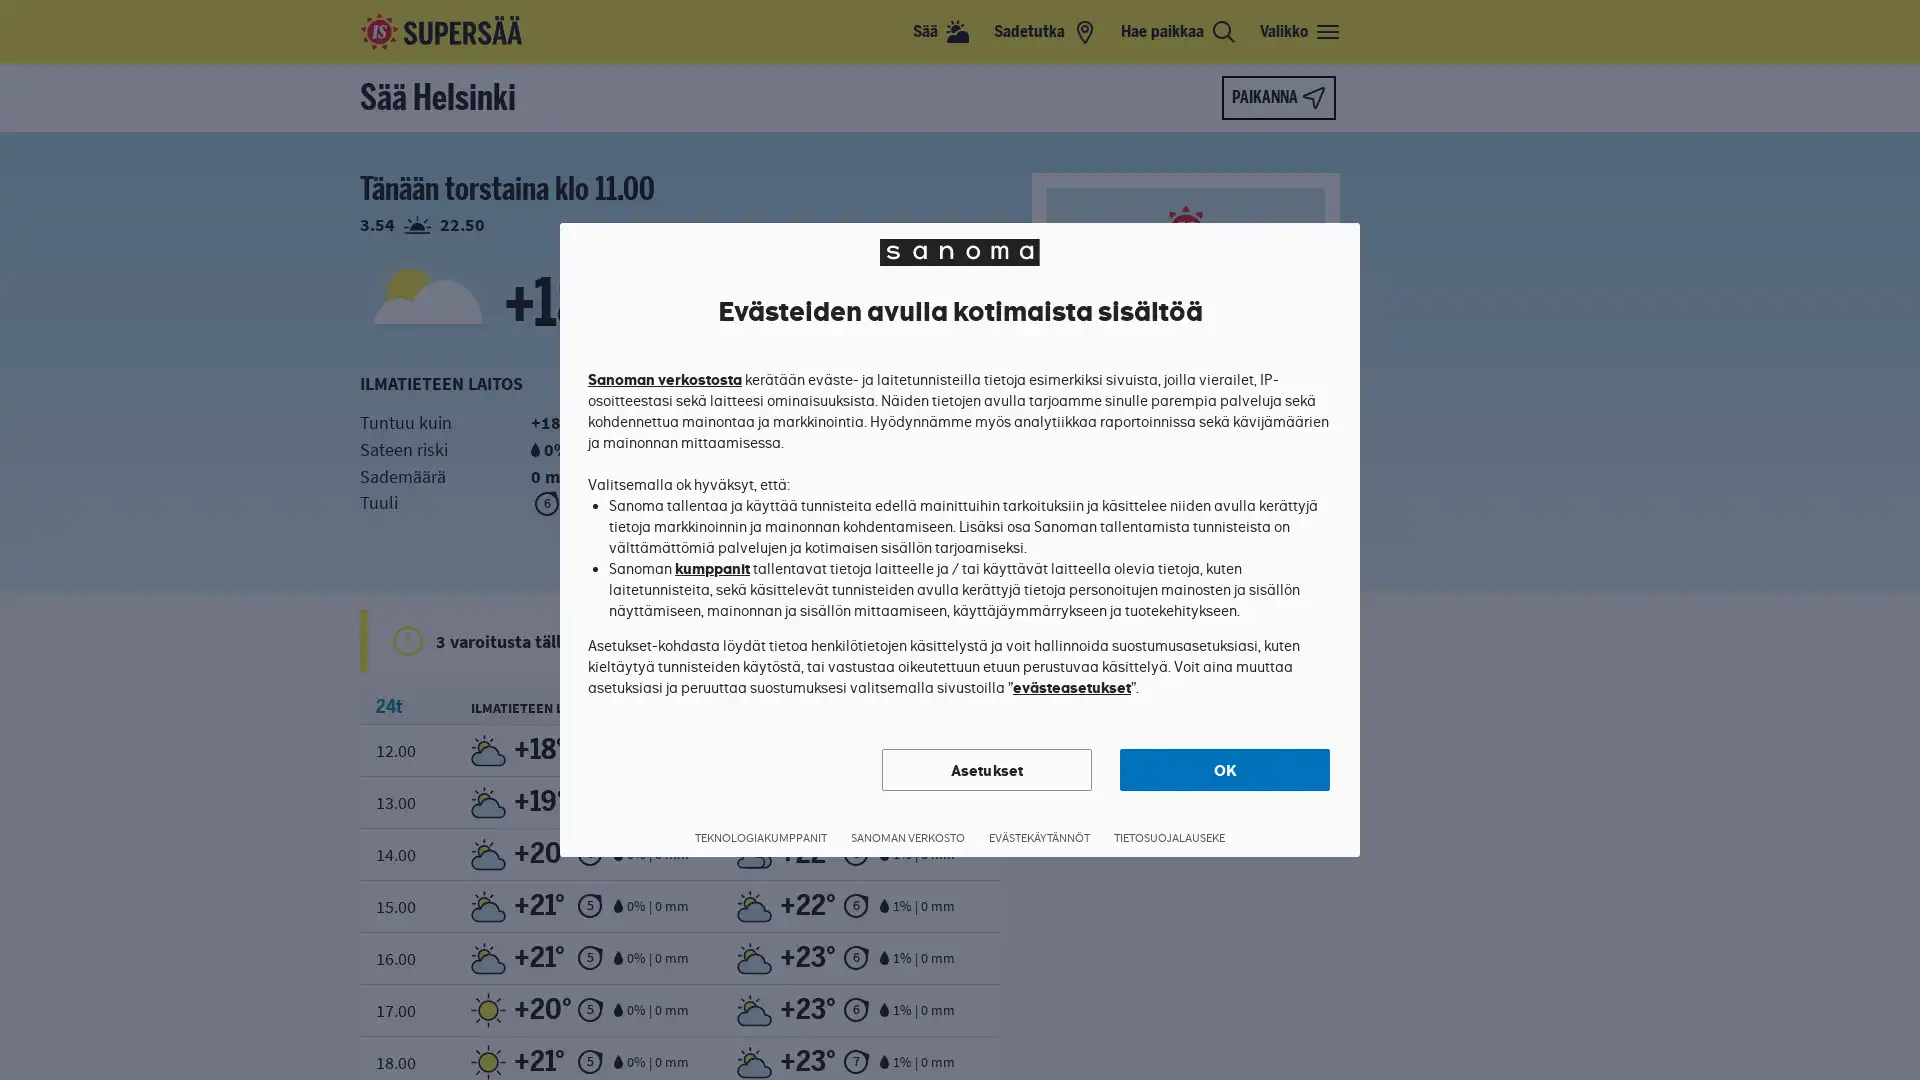  What do you see at coordinates (1277, 97) in the screenshot?
I see `Paikanna minut` at bounding box center [1277, 97].